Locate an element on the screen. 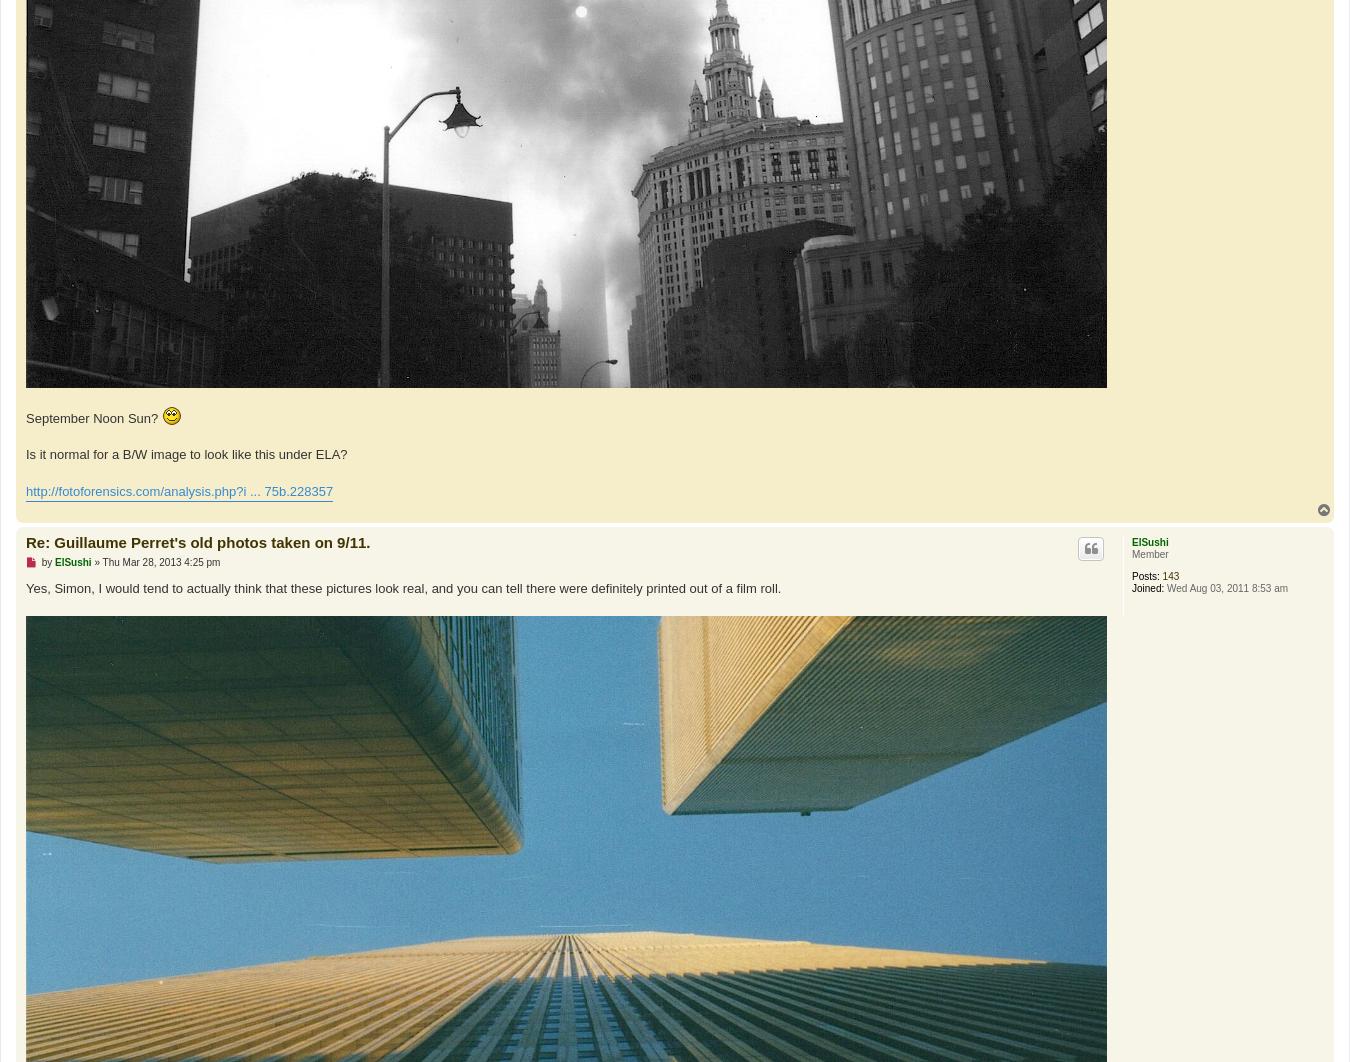 The image size is (1350, 1062). 'September Noon Sun?' is located at coordinates (92, 416).